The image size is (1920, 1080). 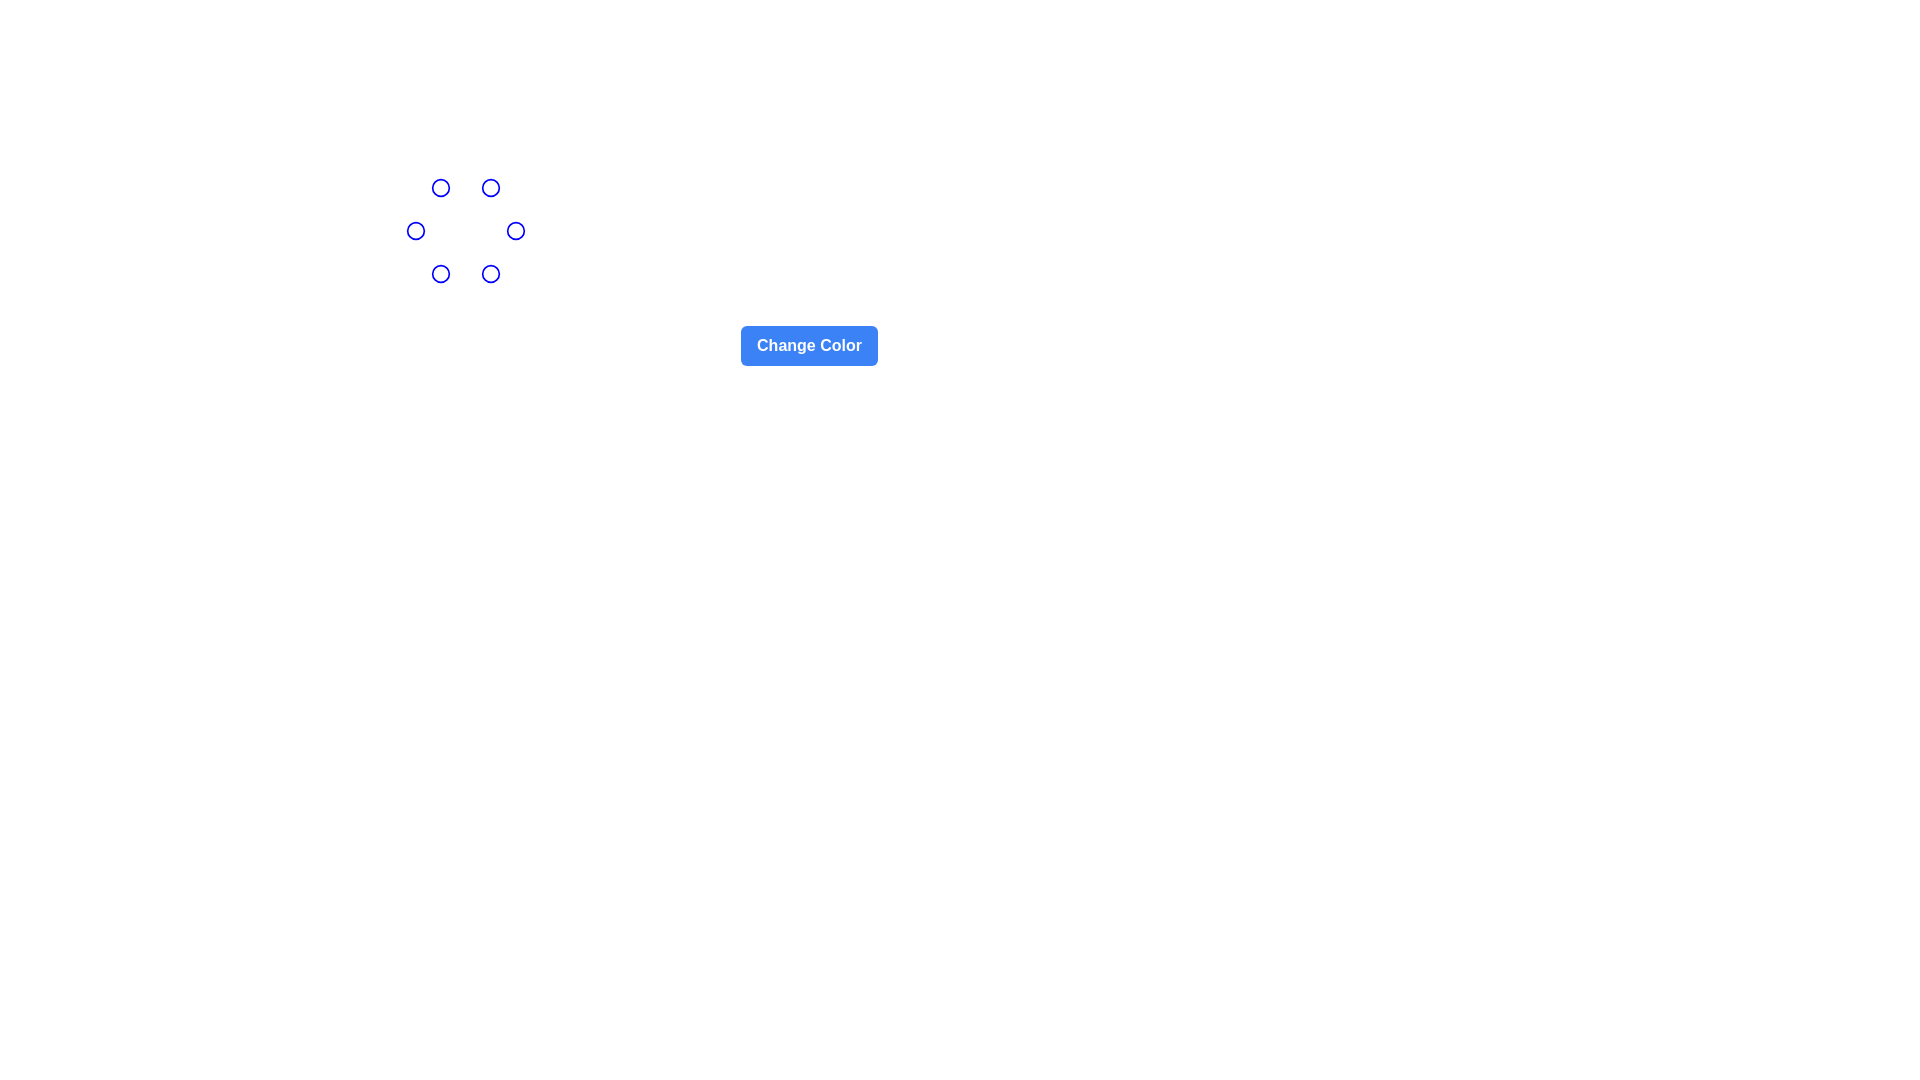 I want to click on the button located on the right side below the circular arrangement of blue circular icons, so click(x=809, y=345).